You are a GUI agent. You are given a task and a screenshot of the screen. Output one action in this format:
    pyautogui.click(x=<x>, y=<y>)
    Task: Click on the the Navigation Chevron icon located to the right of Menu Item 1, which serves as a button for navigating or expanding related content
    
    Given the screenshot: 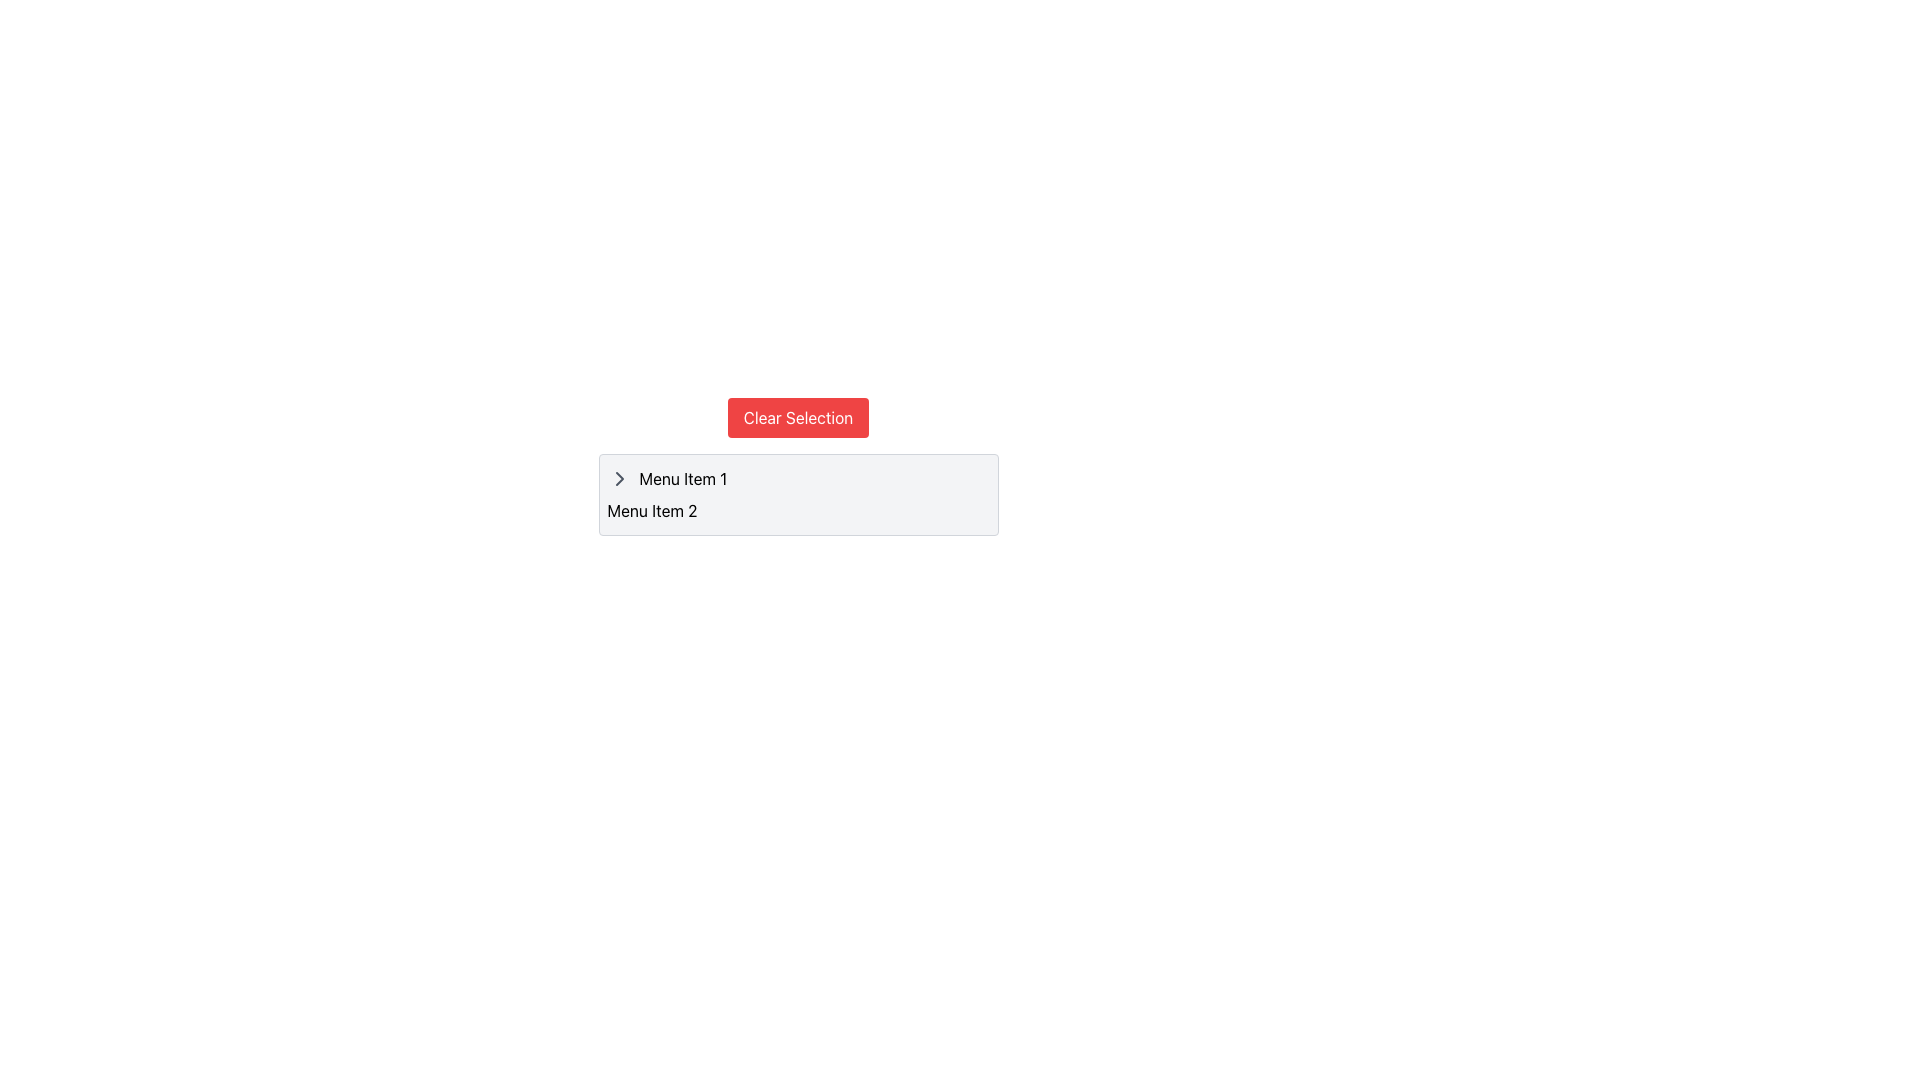 What is the action you would take?
    pyautogui.click(x=618, y=478)
    